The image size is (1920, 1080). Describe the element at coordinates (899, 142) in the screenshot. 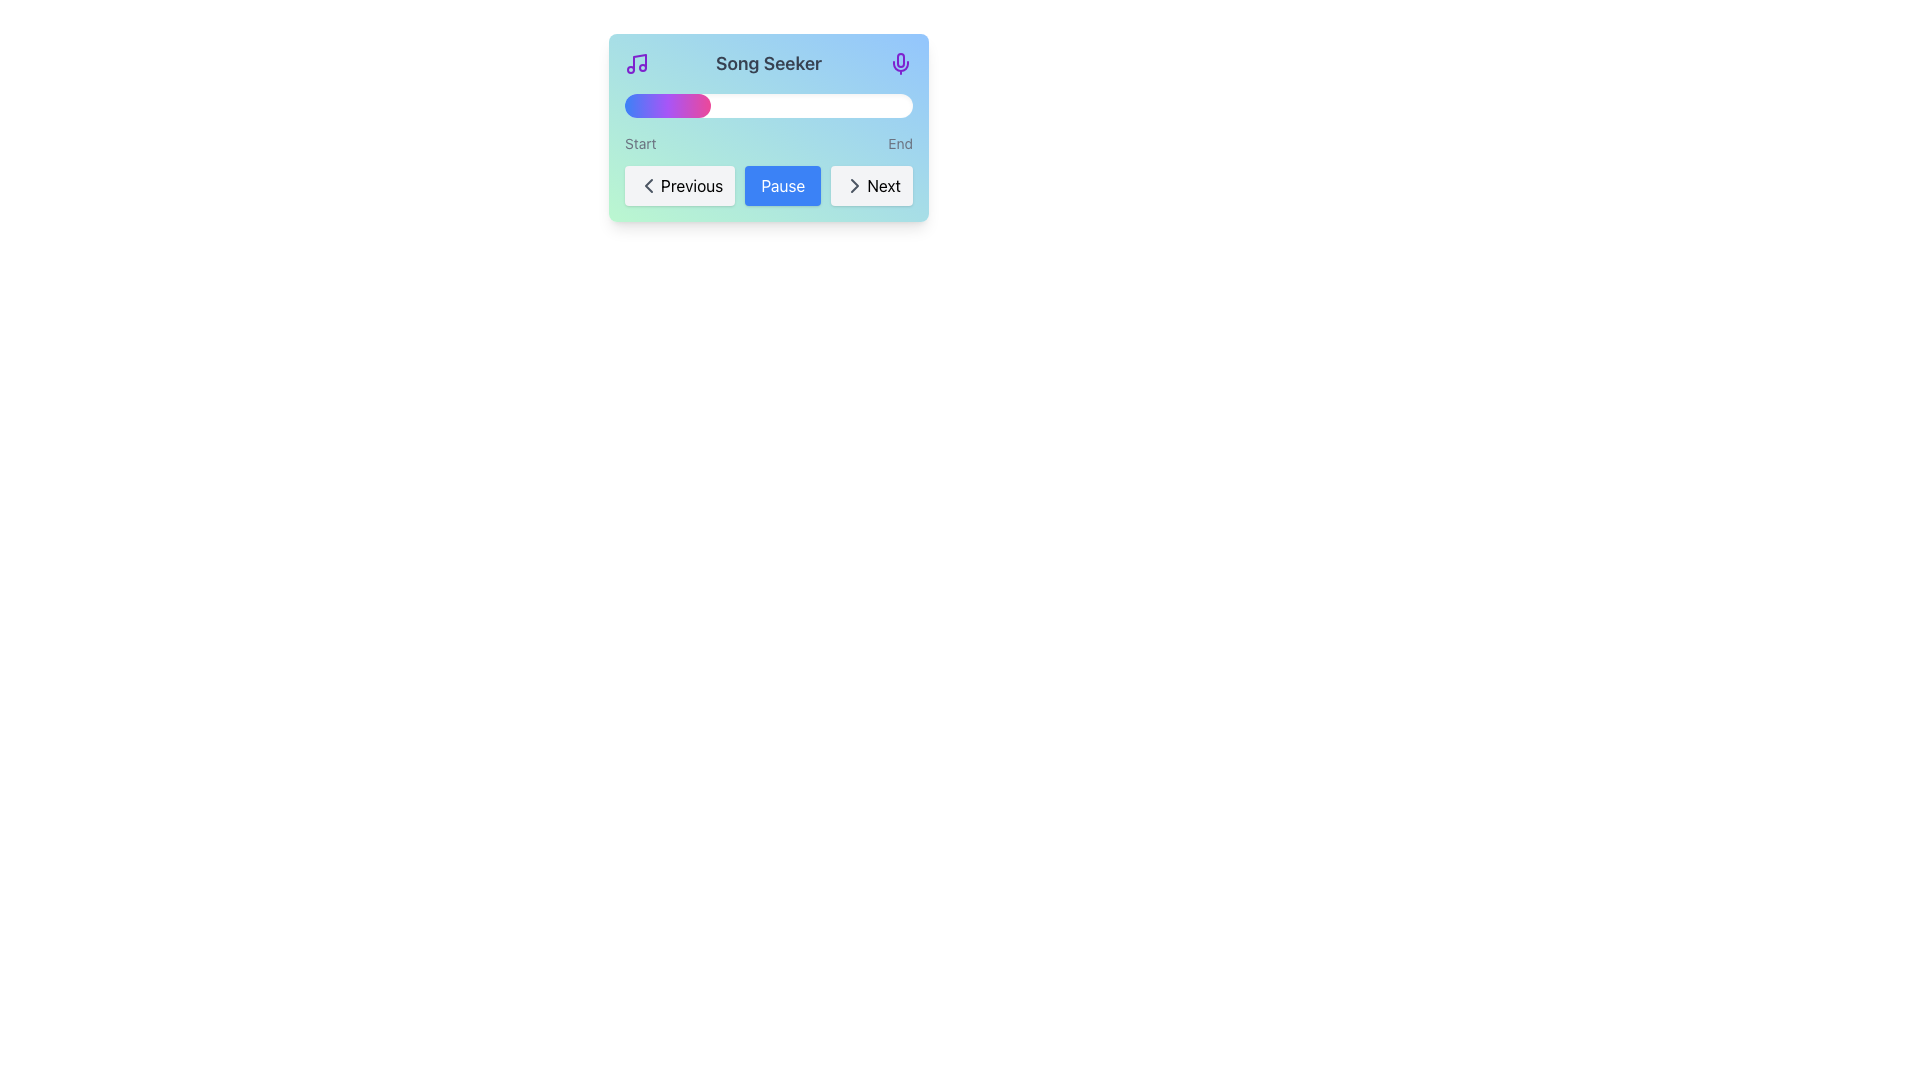

I see `the 'End' label, which is positioned to the right of the 'Start' label, marking the end point of a range or timeline` at that location.